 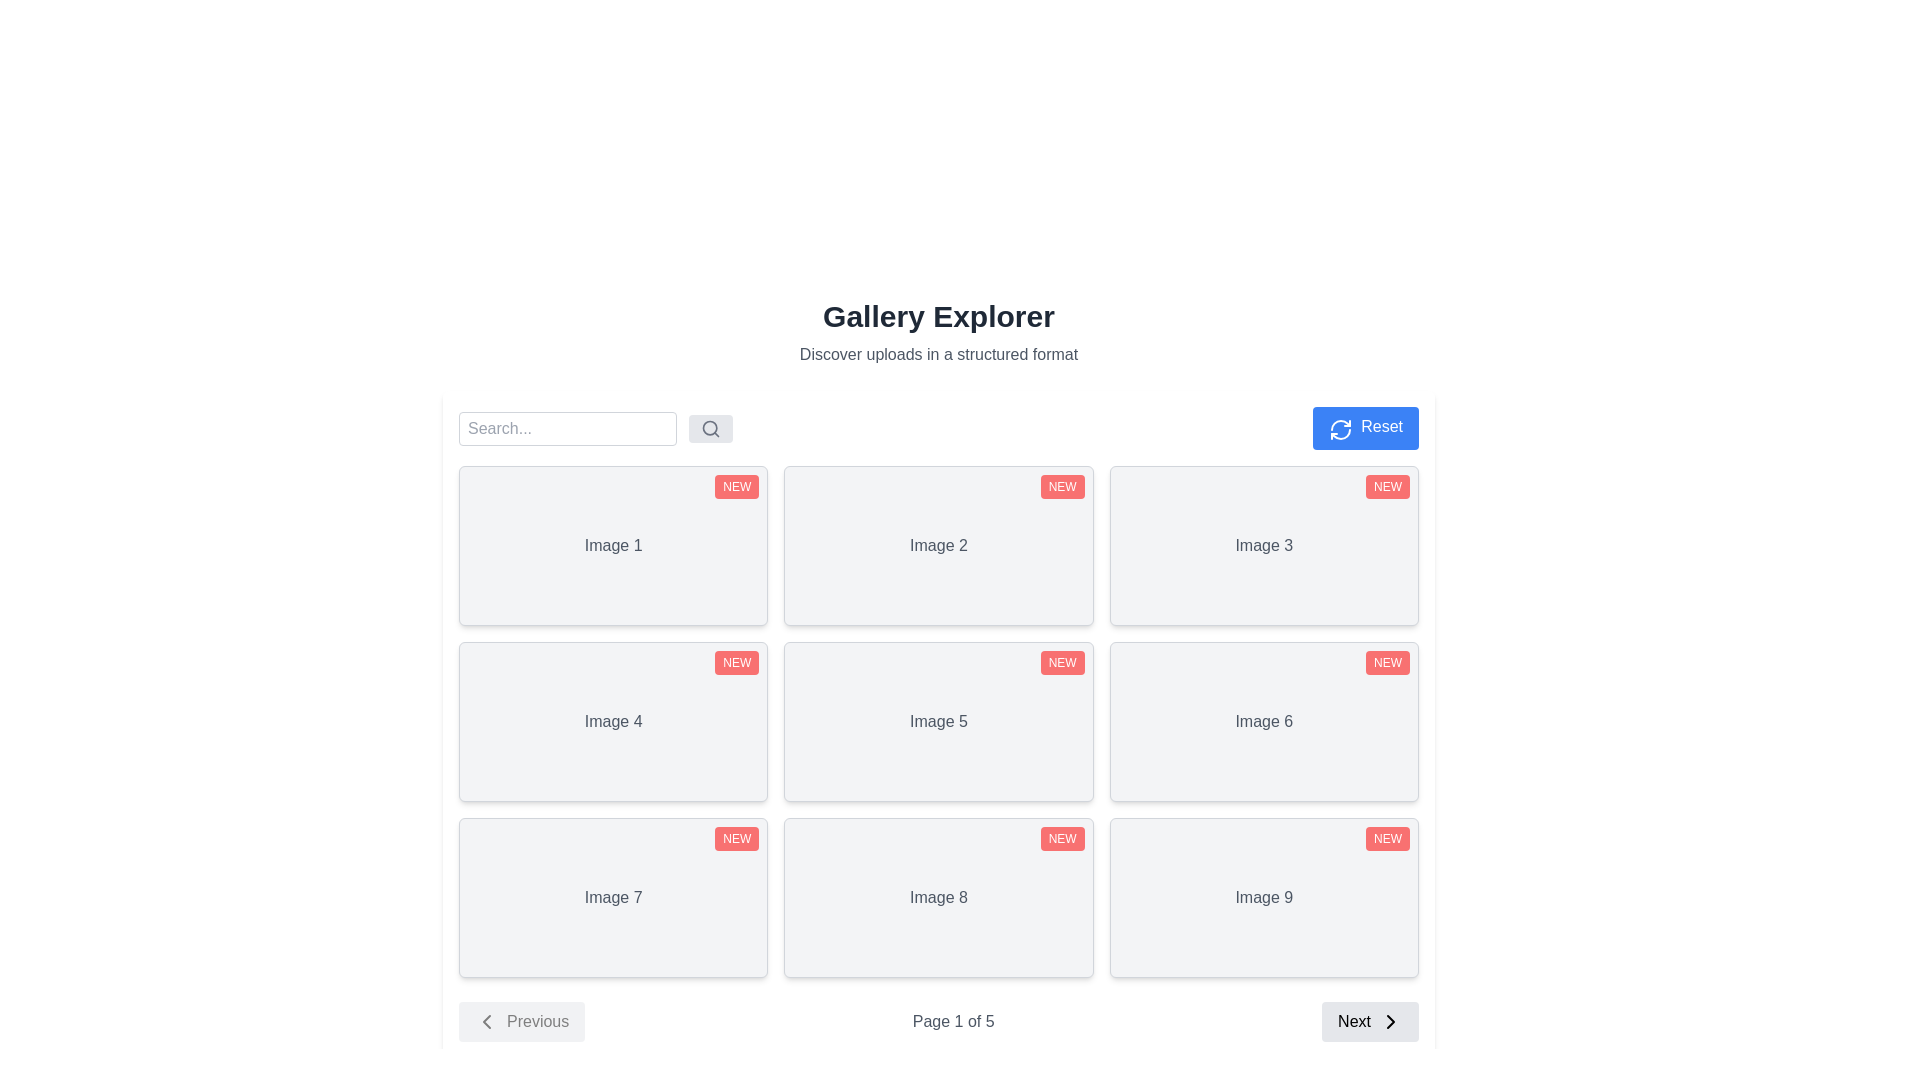 I want to click on the center image placeholder labeled 'Image 5' in the grid, so click(x=938, y=721).